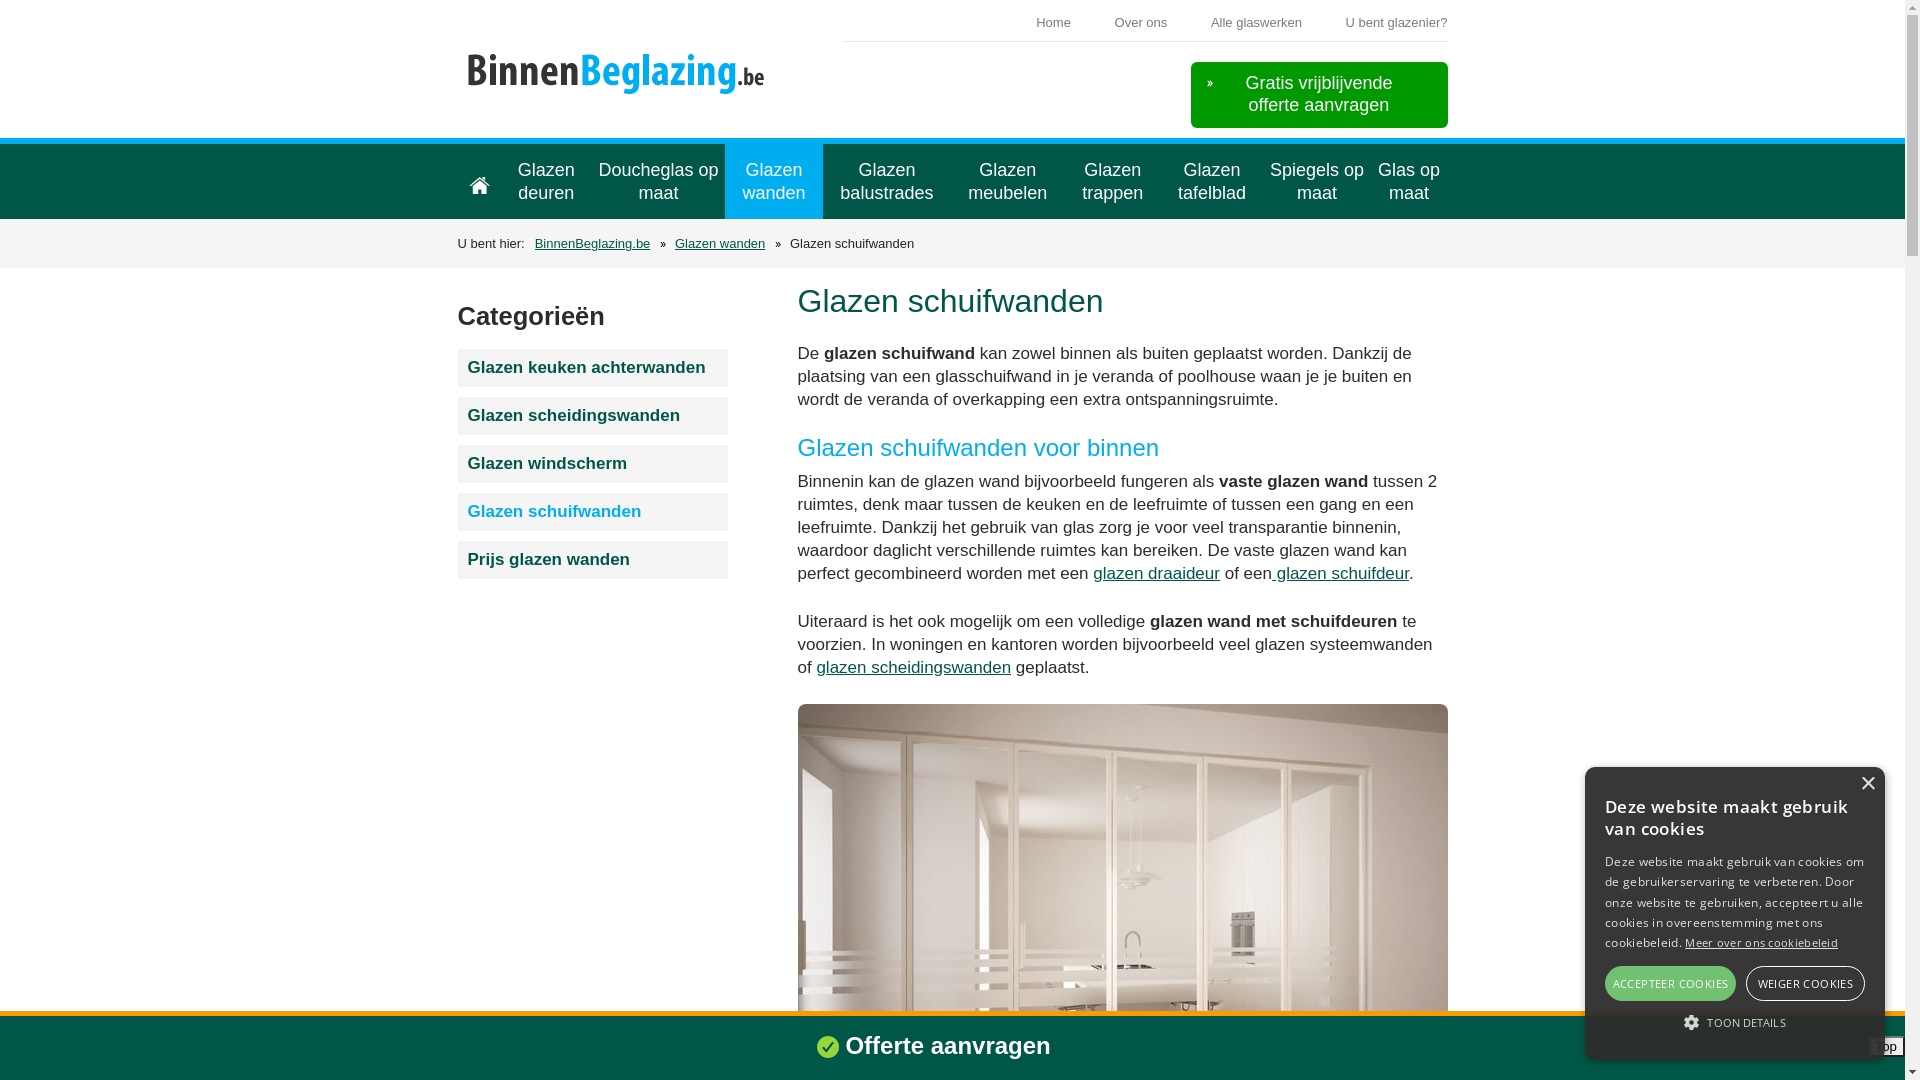  What do you see at coordinates (1317, 181) in the screenshot?
I see `'Spiegels op maat'` at bounding box center [1317, 181].